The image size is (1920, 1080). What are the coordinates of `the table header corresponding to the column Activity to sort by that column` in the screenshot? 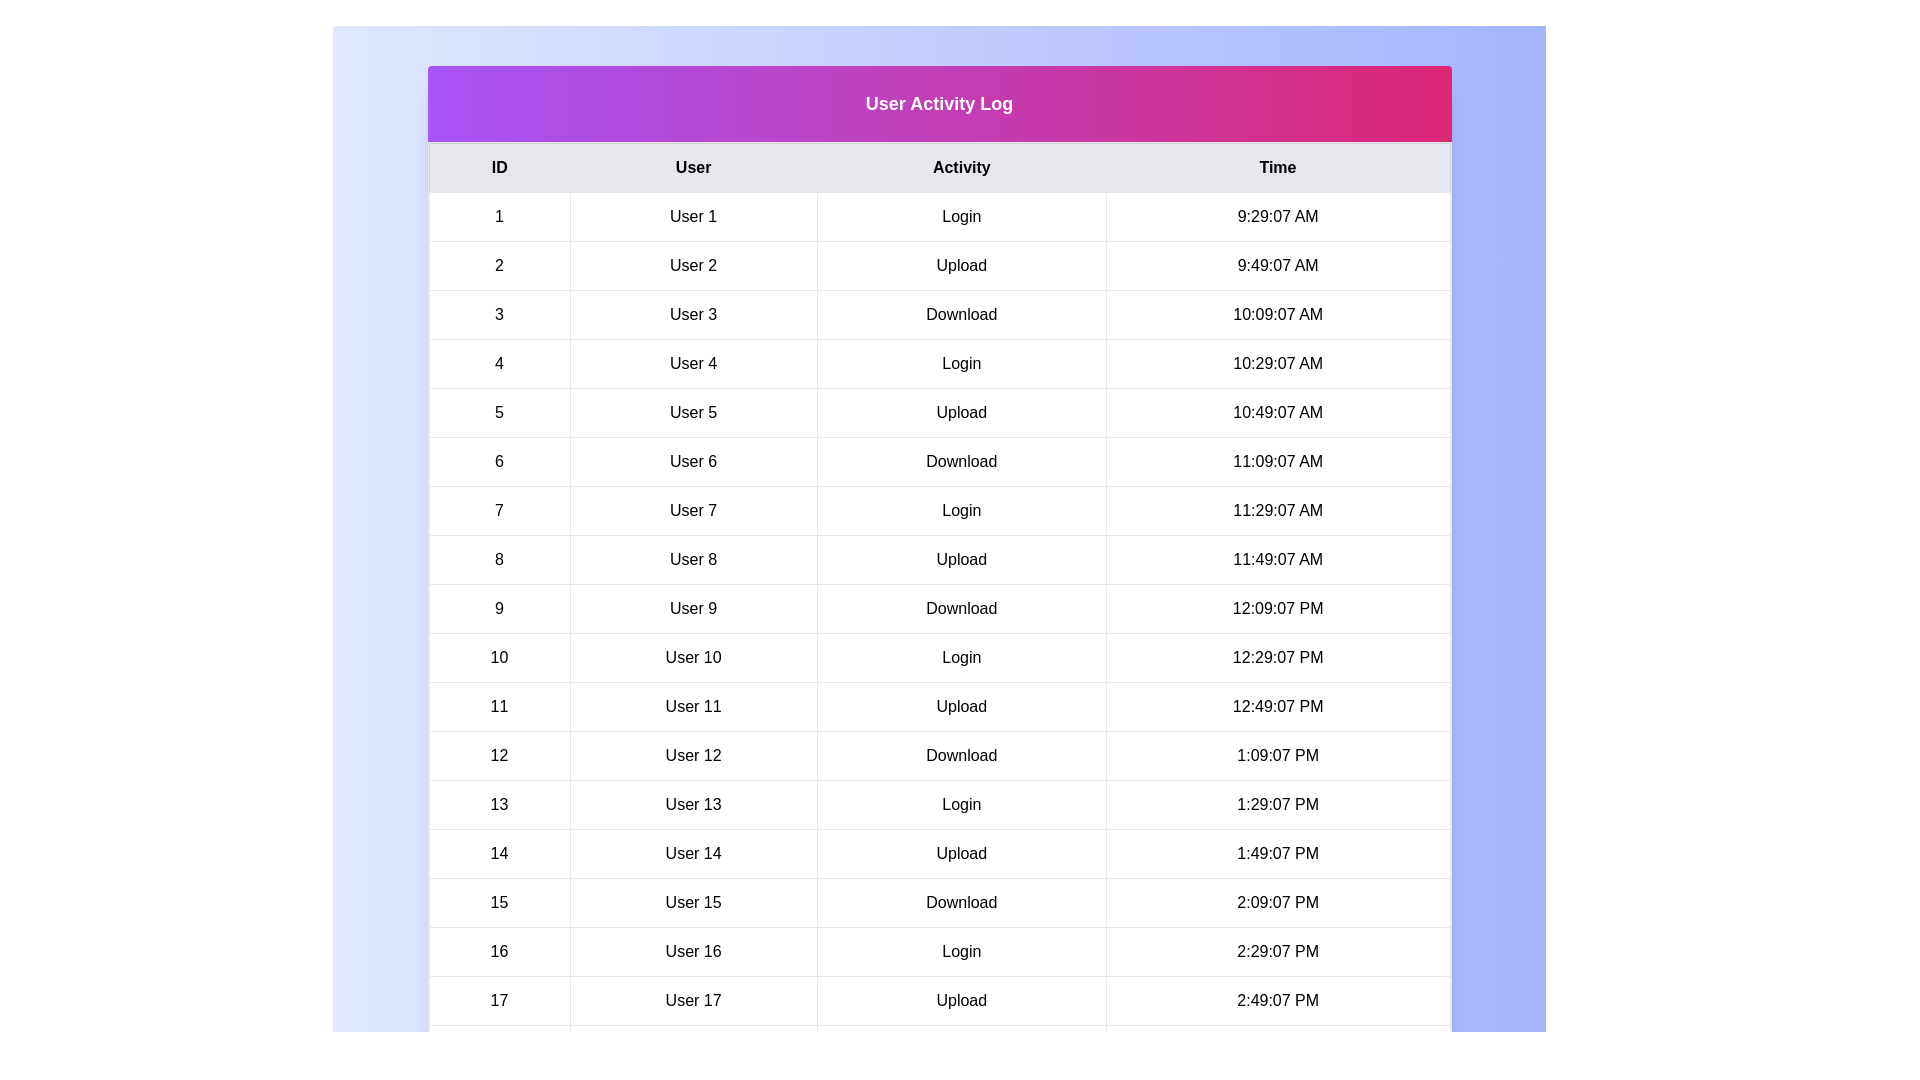 It's located at (961, 167).